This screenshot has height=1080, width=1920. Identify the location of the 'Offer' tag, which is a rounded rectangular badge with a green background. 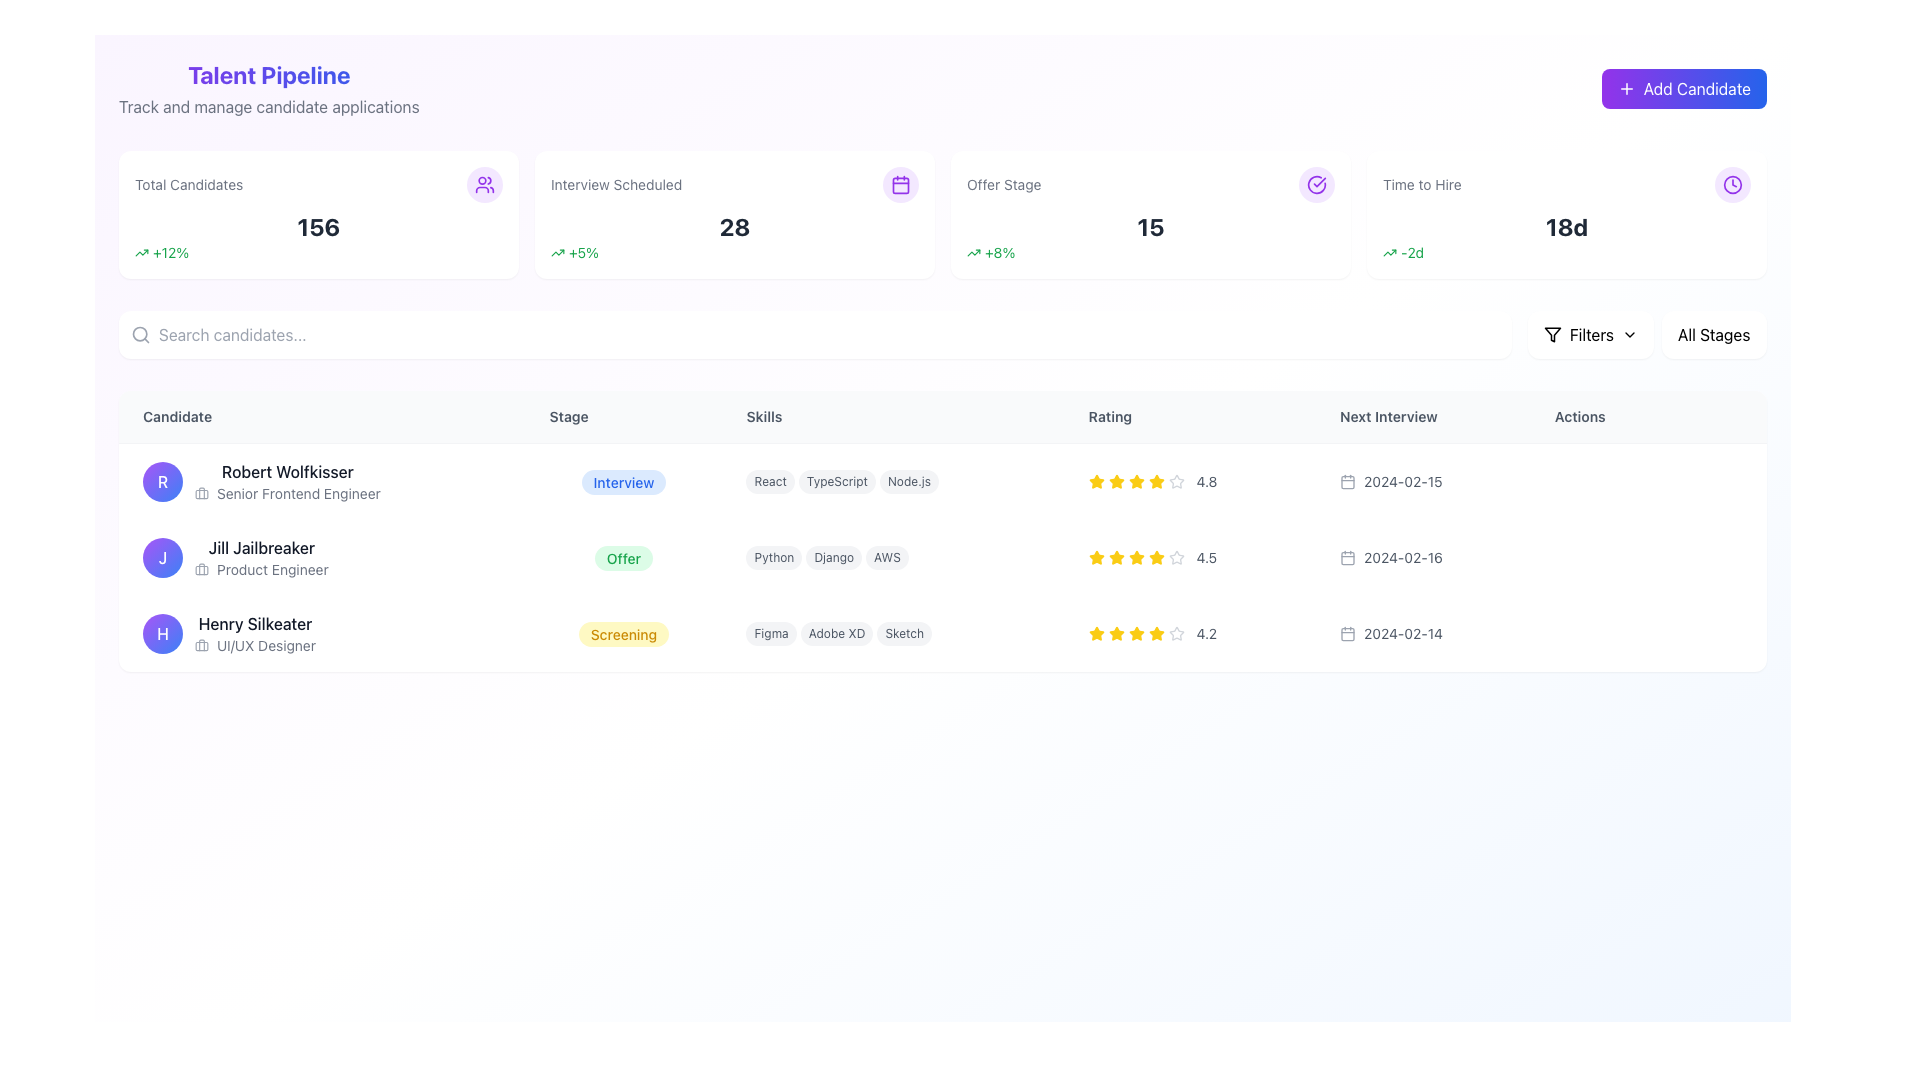
(623, 558).